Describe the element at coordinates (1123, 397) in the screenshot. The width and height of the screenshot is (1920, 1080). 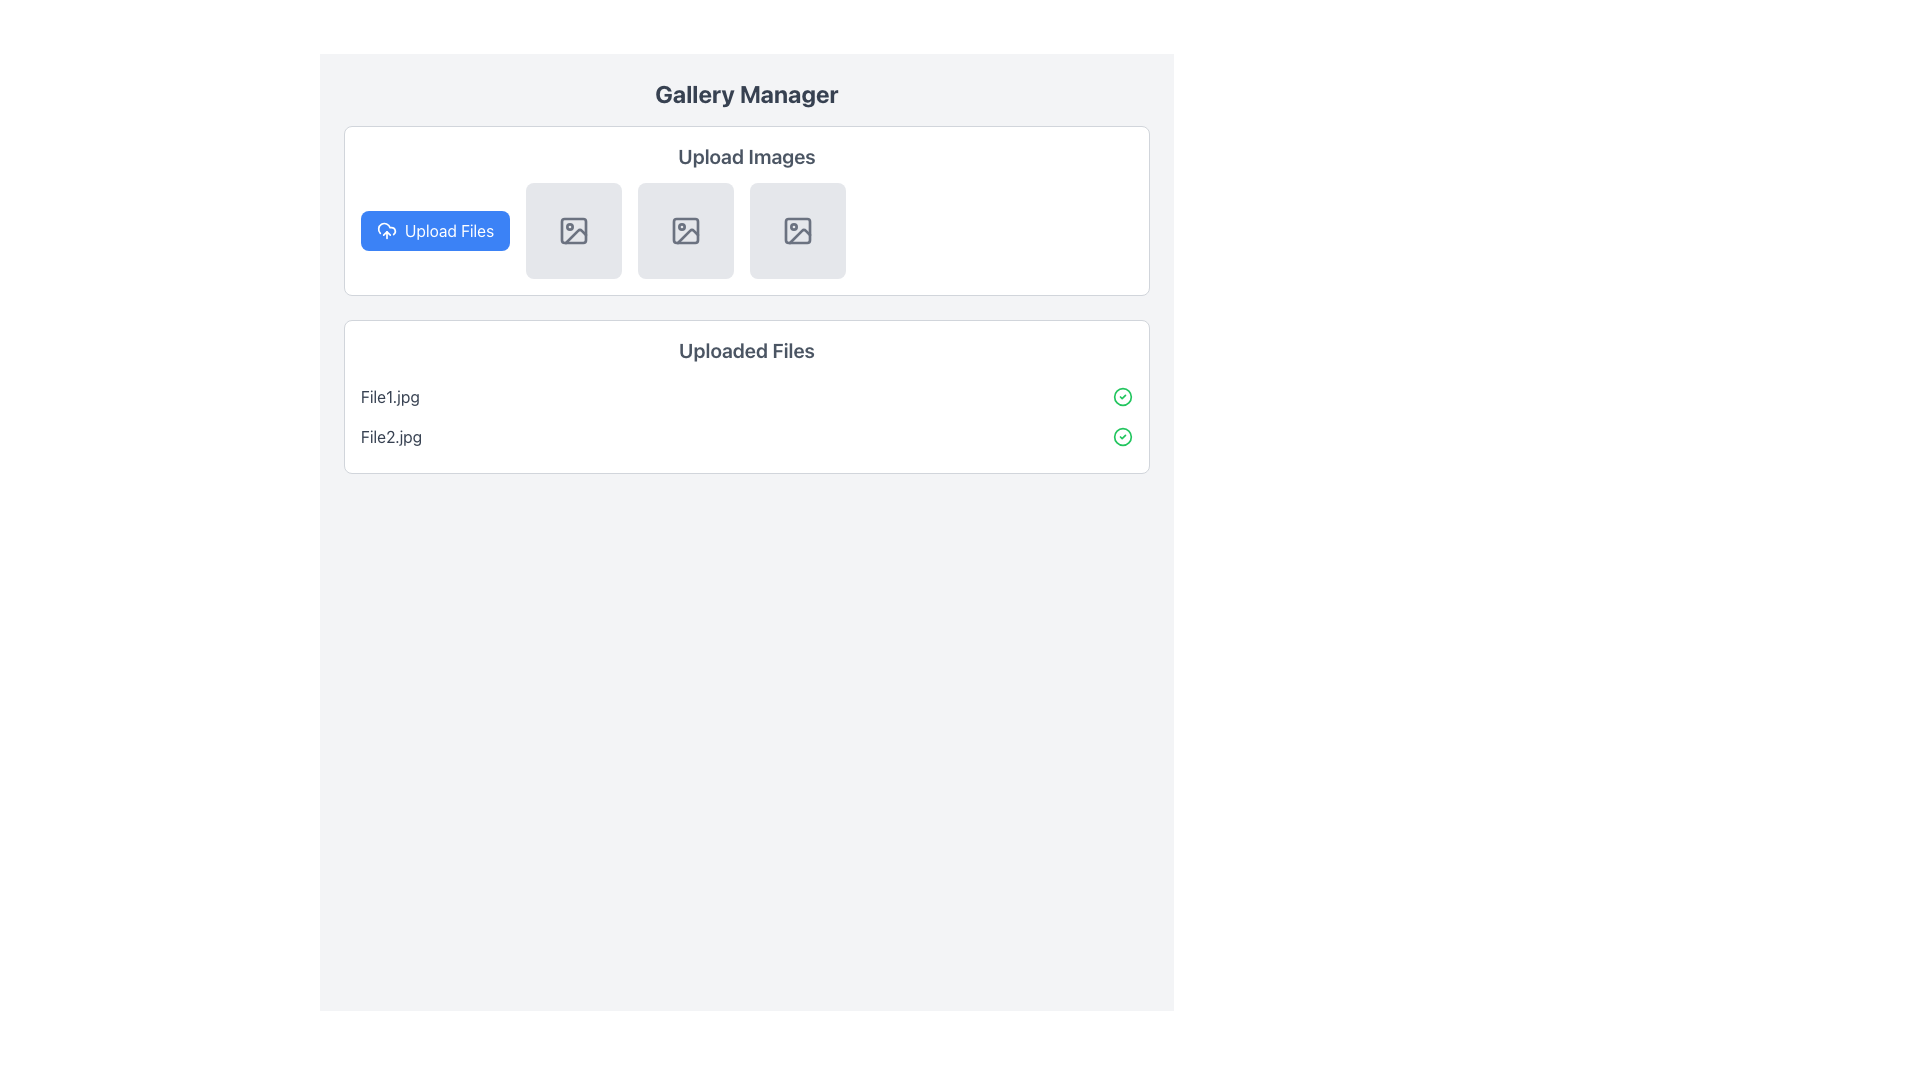
I see `the circular green checkmark icon located to the right of 'File1.jpg' in the uploaded files list` at that location.